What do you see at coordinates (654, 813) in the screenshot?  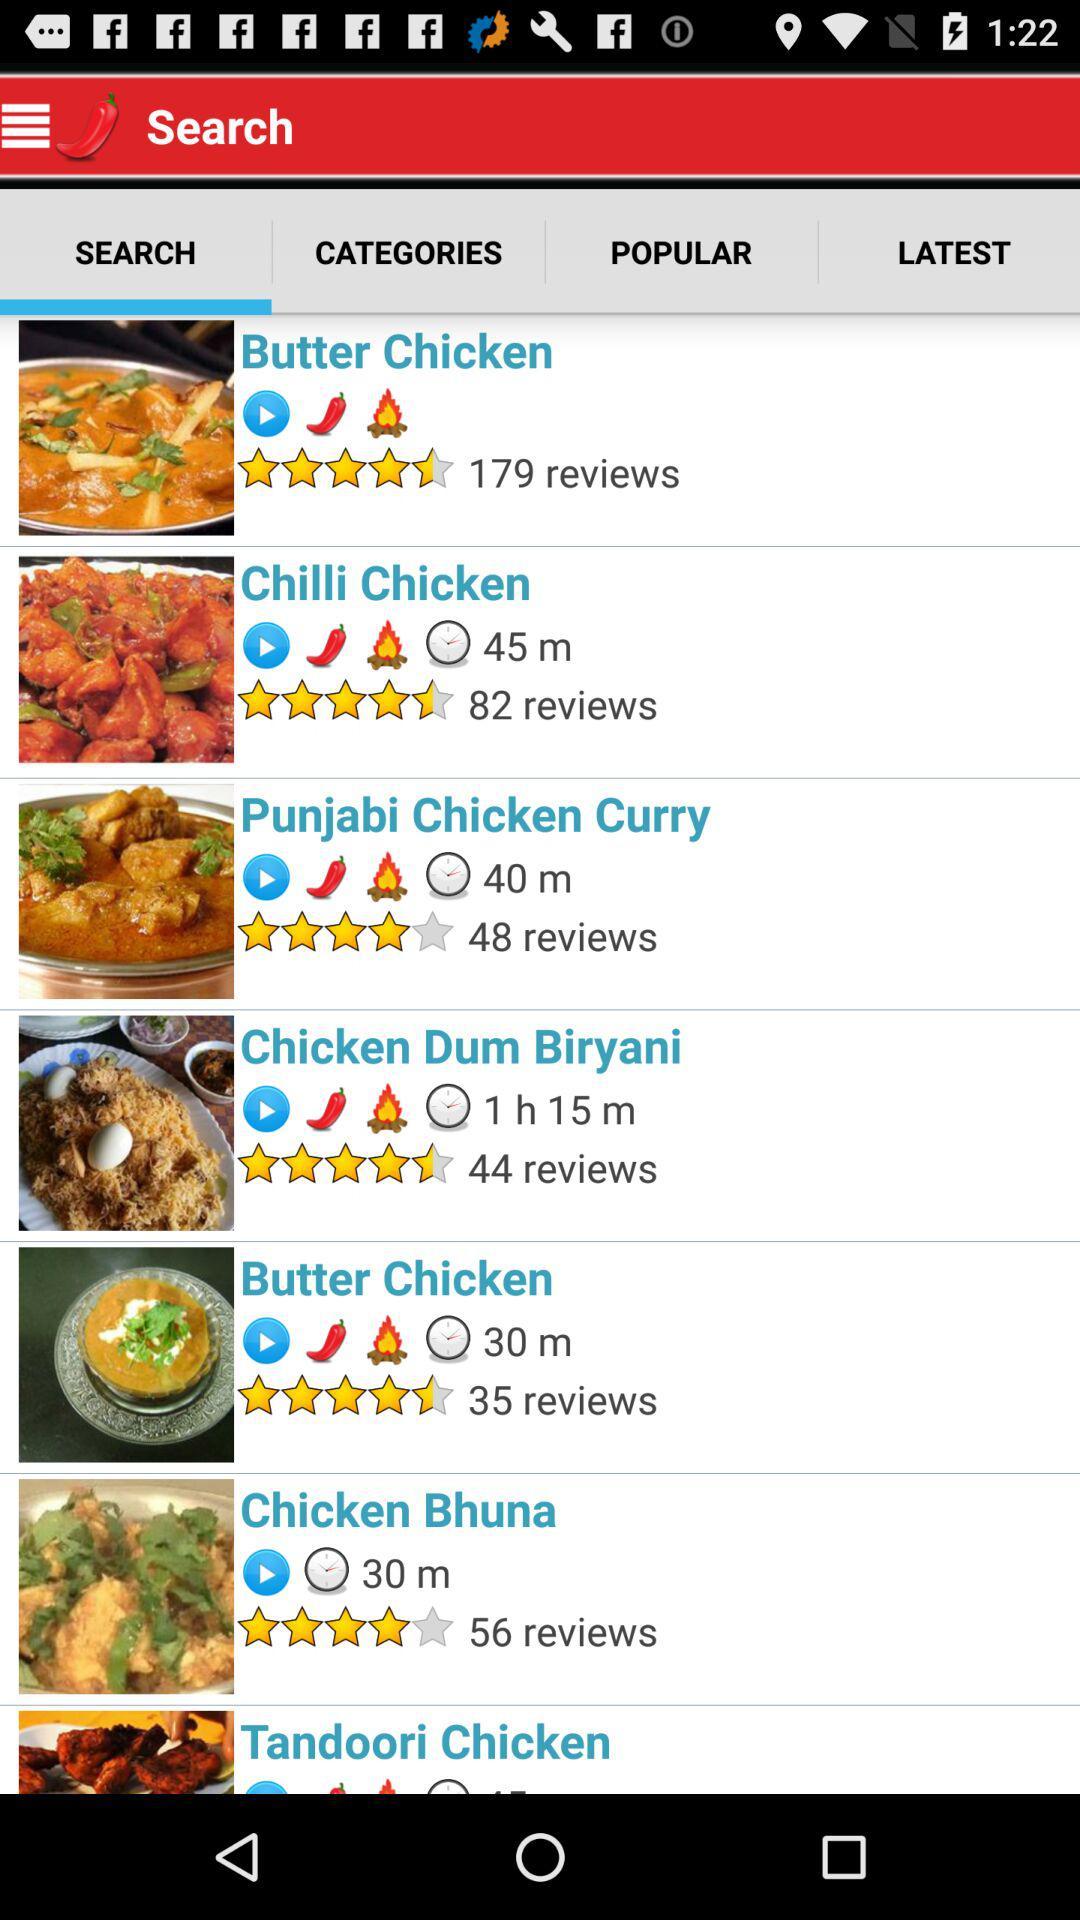 I see `punjabi chicken curry item` at bounding box center [654, 813].